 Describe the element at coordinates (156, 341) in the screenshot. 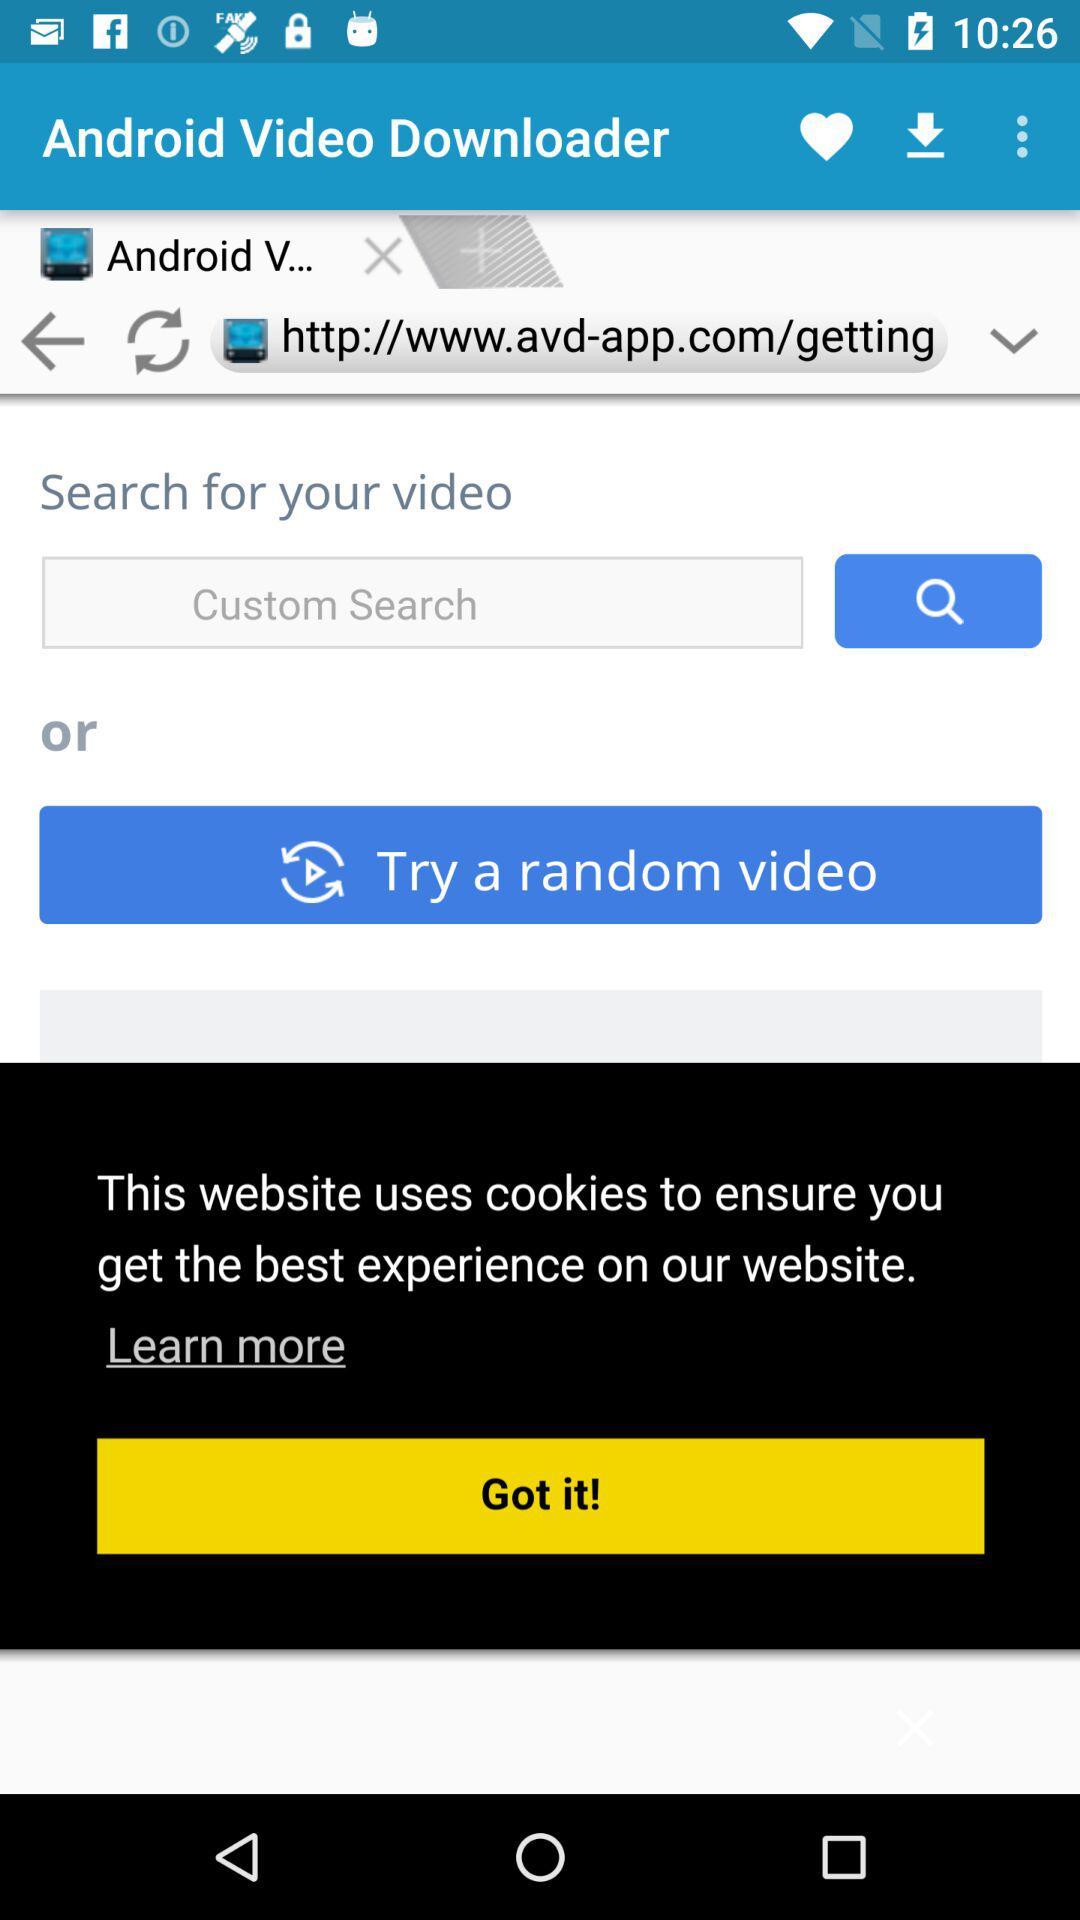

I see `the refresh icon` at that location.